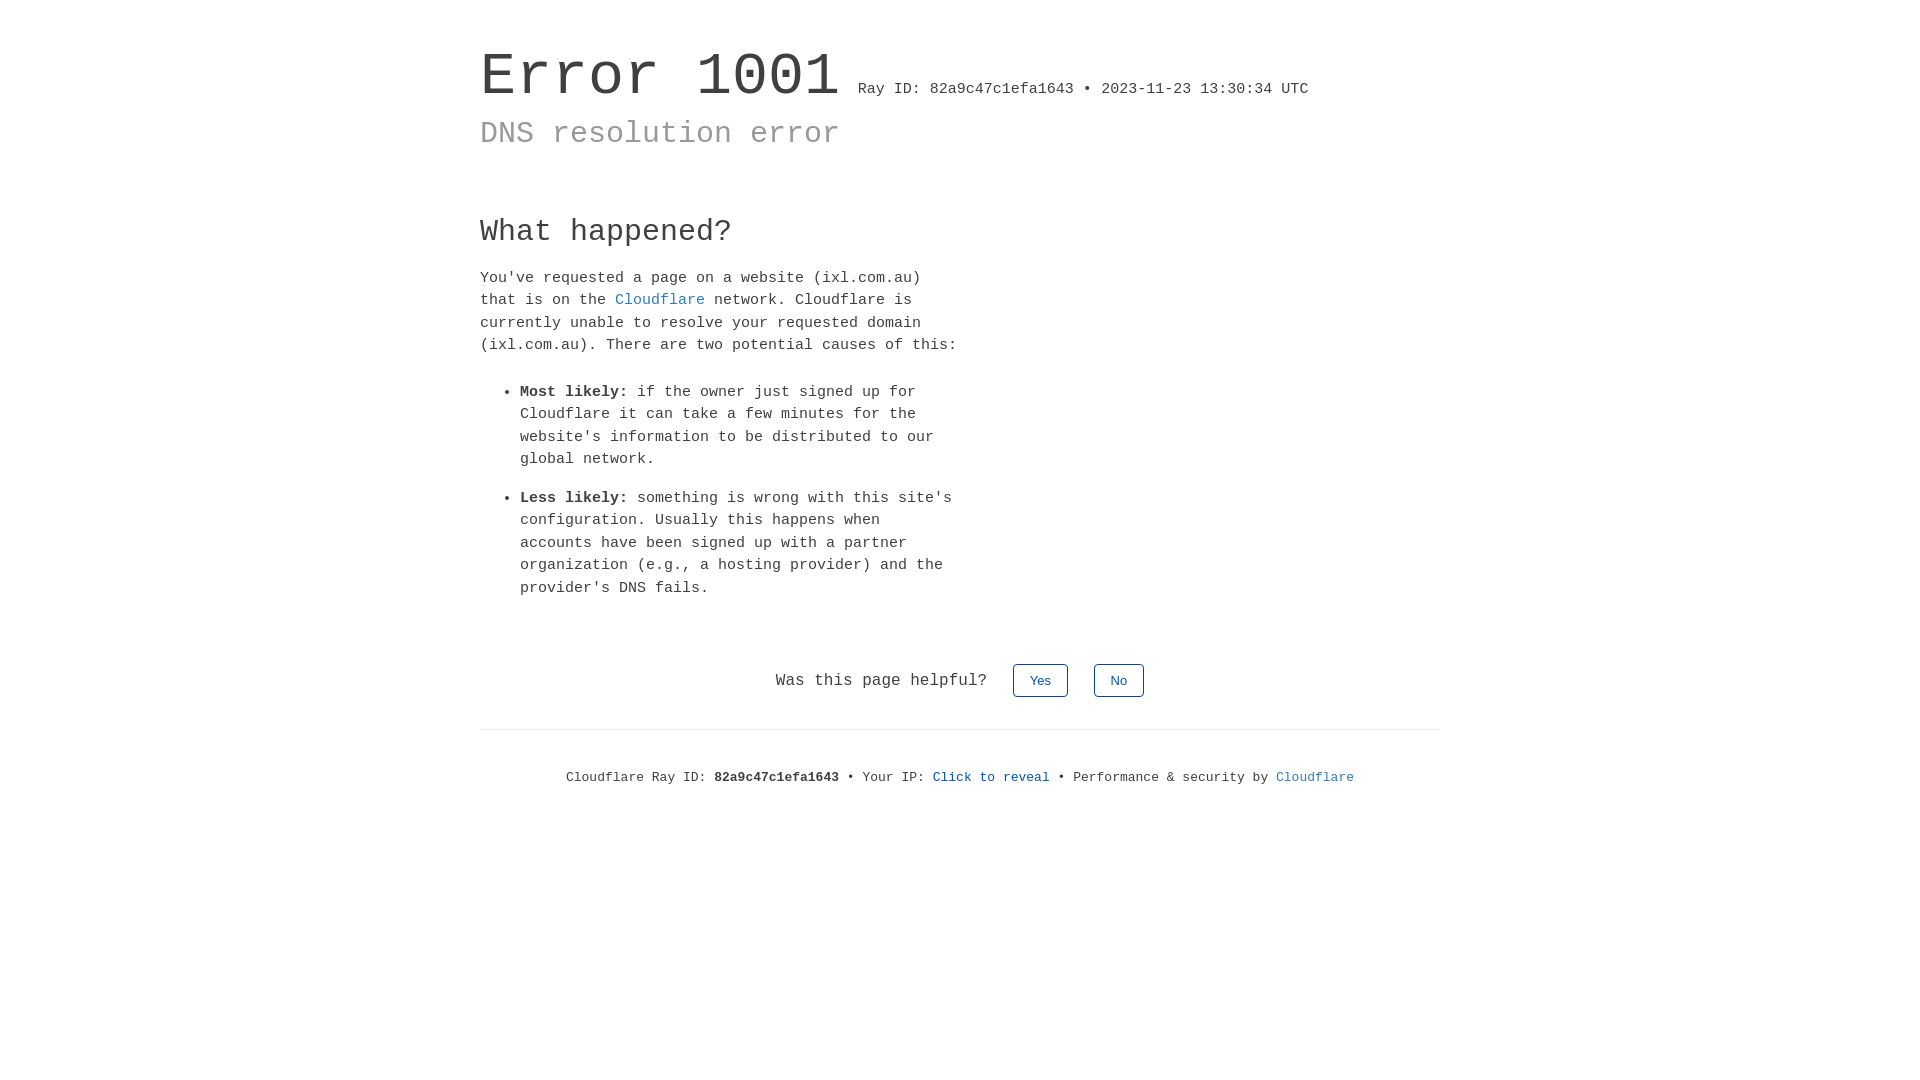 The image size is (1920, 1080). Describe the element at coordinates (991, 776) in the screenshot. I see `'Click to reveal'` at that location.